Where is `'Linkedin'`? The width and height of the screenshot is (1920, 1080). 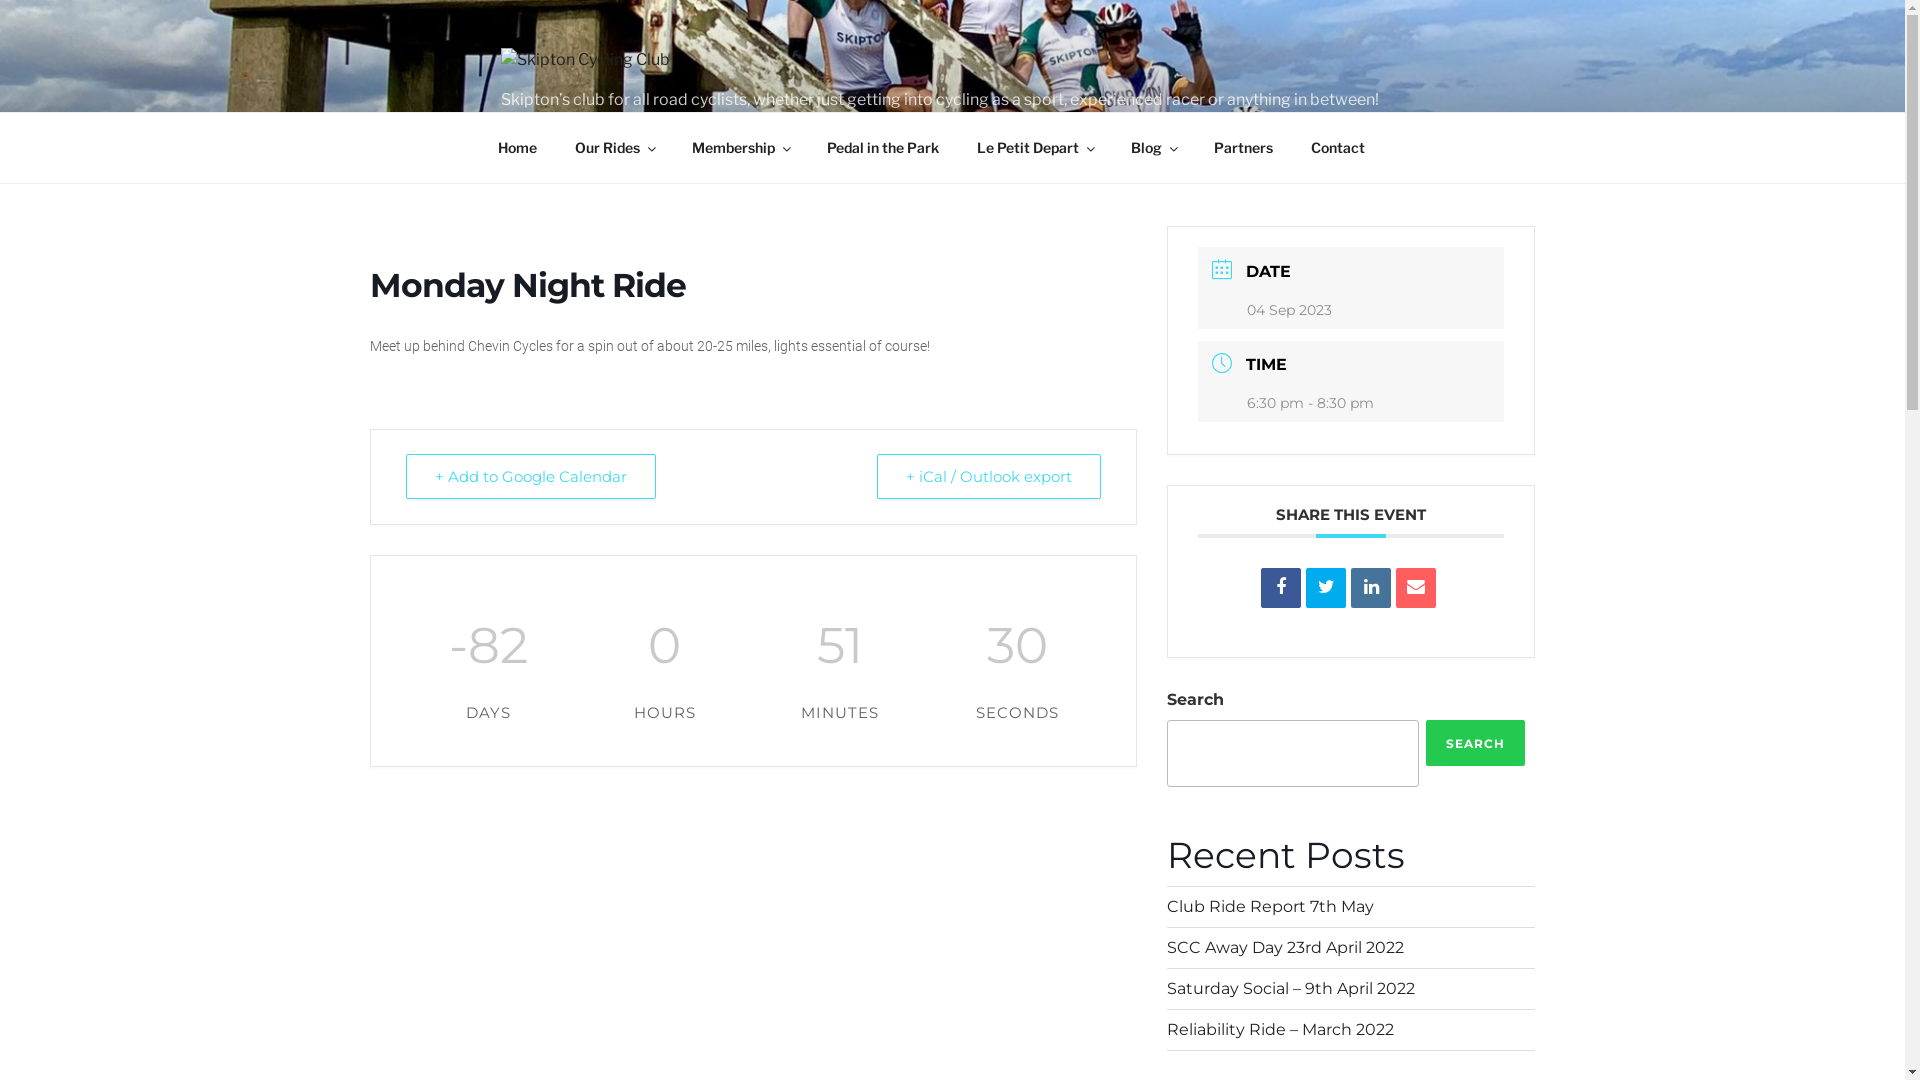
'Linkedin' is located at coordinates (1370, 586).